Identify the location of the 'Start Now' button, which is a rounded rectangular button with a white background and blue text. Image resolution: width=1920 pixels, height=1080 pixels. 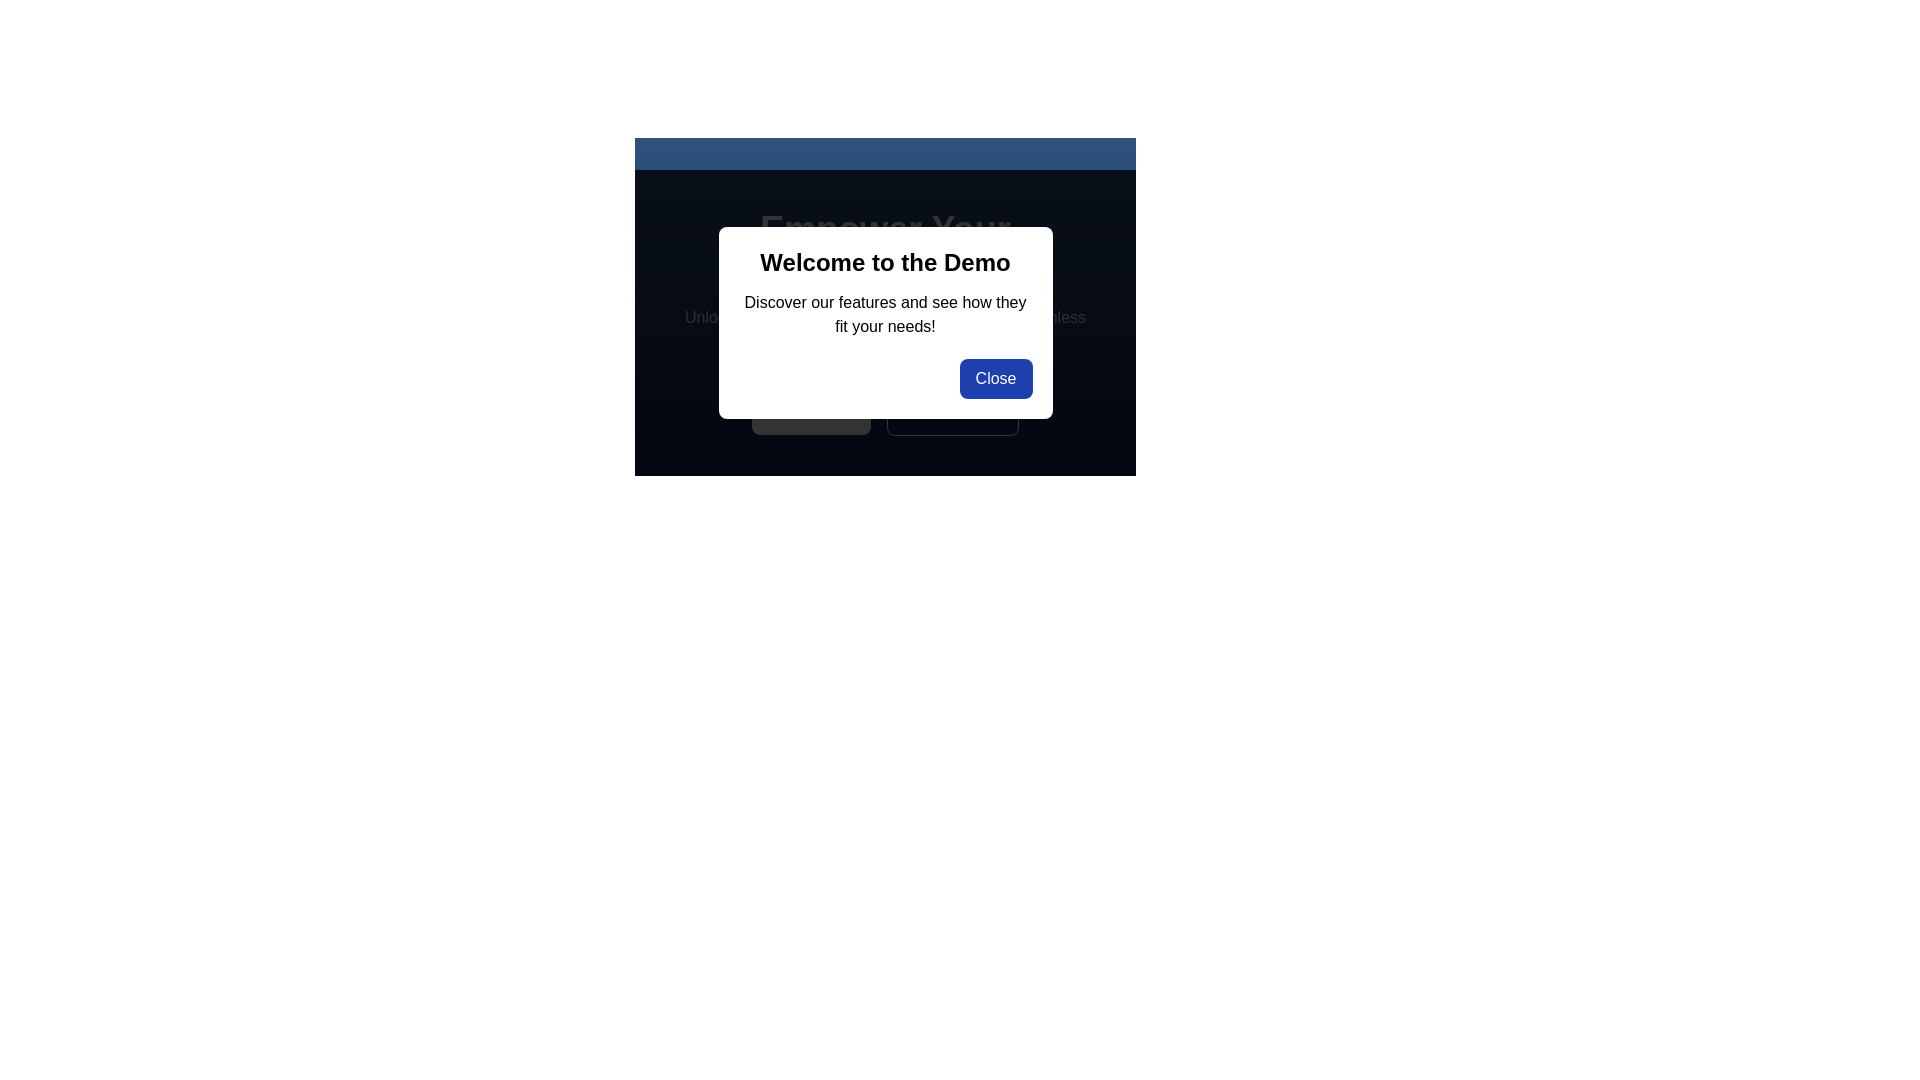
(811, 410).